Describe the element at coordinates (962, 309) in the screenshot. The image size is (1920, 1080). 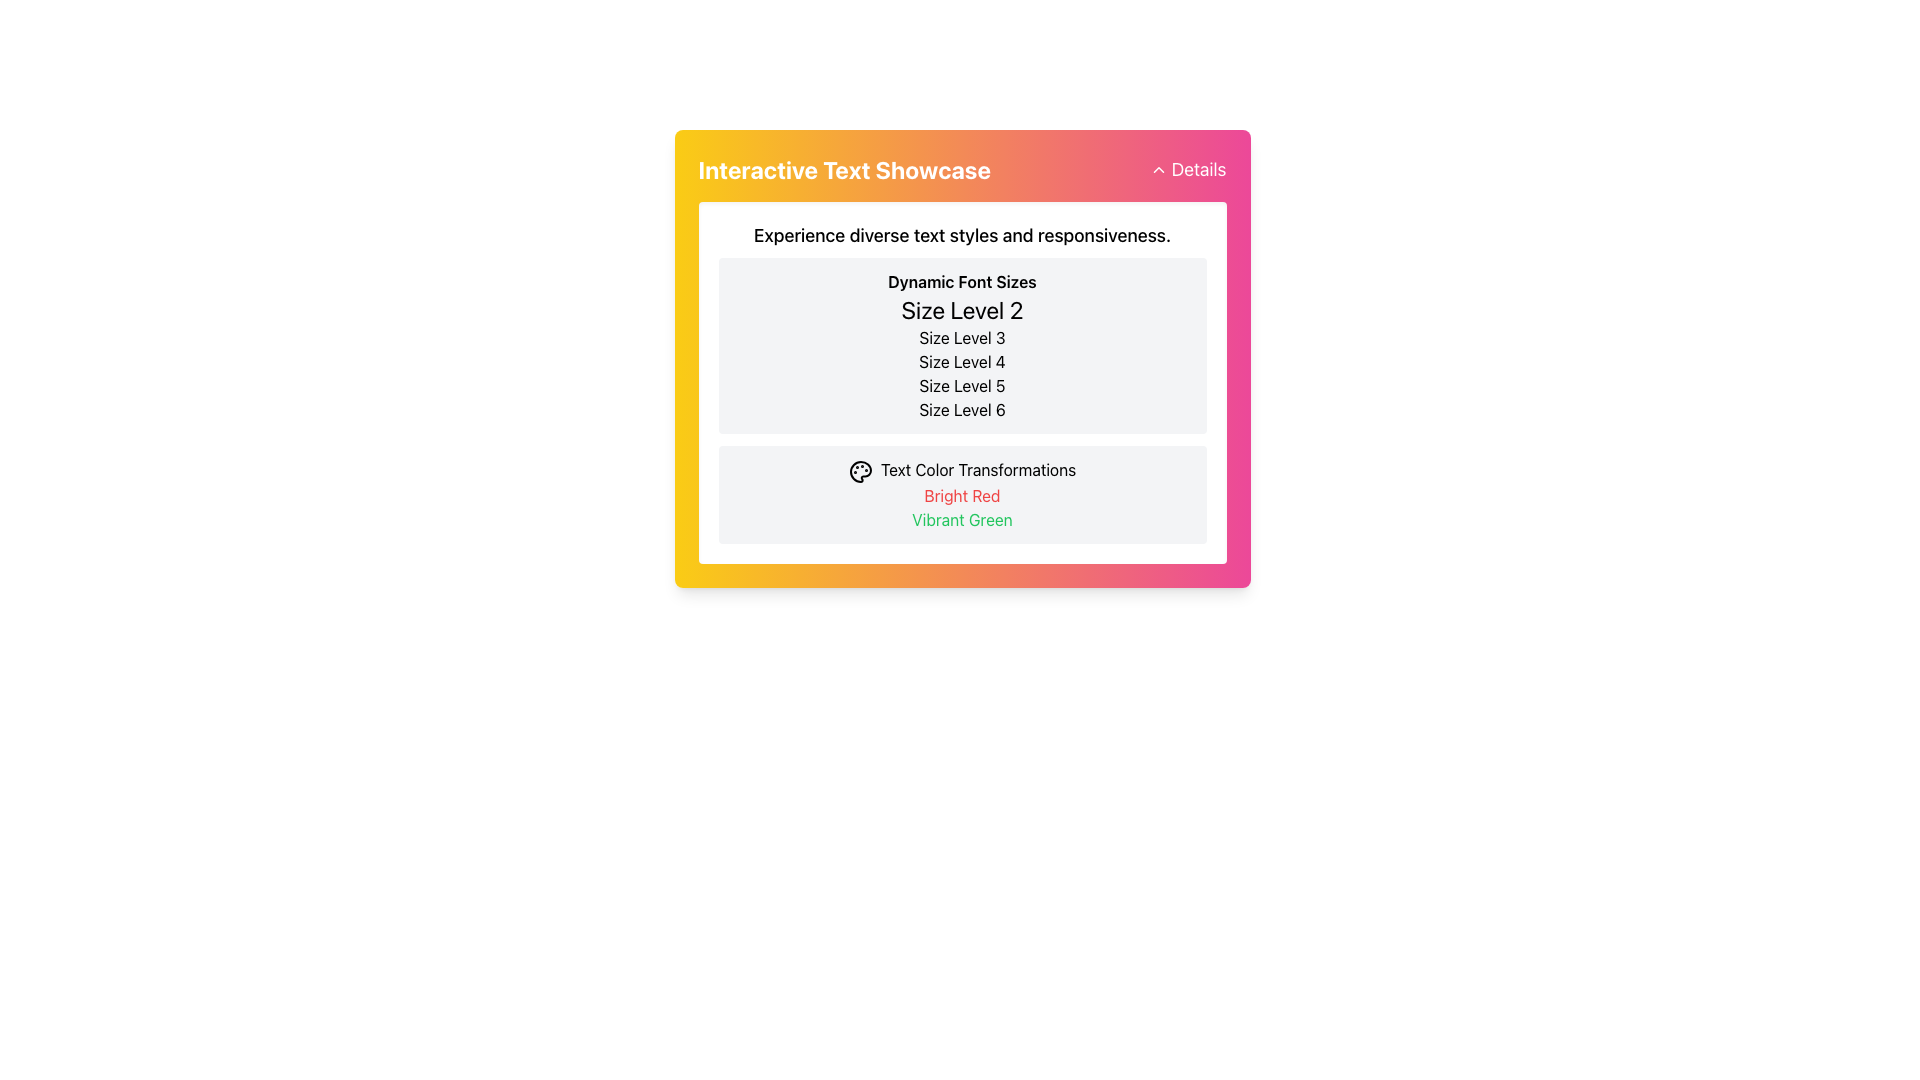
I see `the second text label under the heading 'Dynamic Font Sizes', which is located beneath 'Dynamic Font Sizes' and above 'Size Level 3'. This label is not interactive but is part of a vertically stacked list in a rounded rectangular box with a light gray background` at that location.